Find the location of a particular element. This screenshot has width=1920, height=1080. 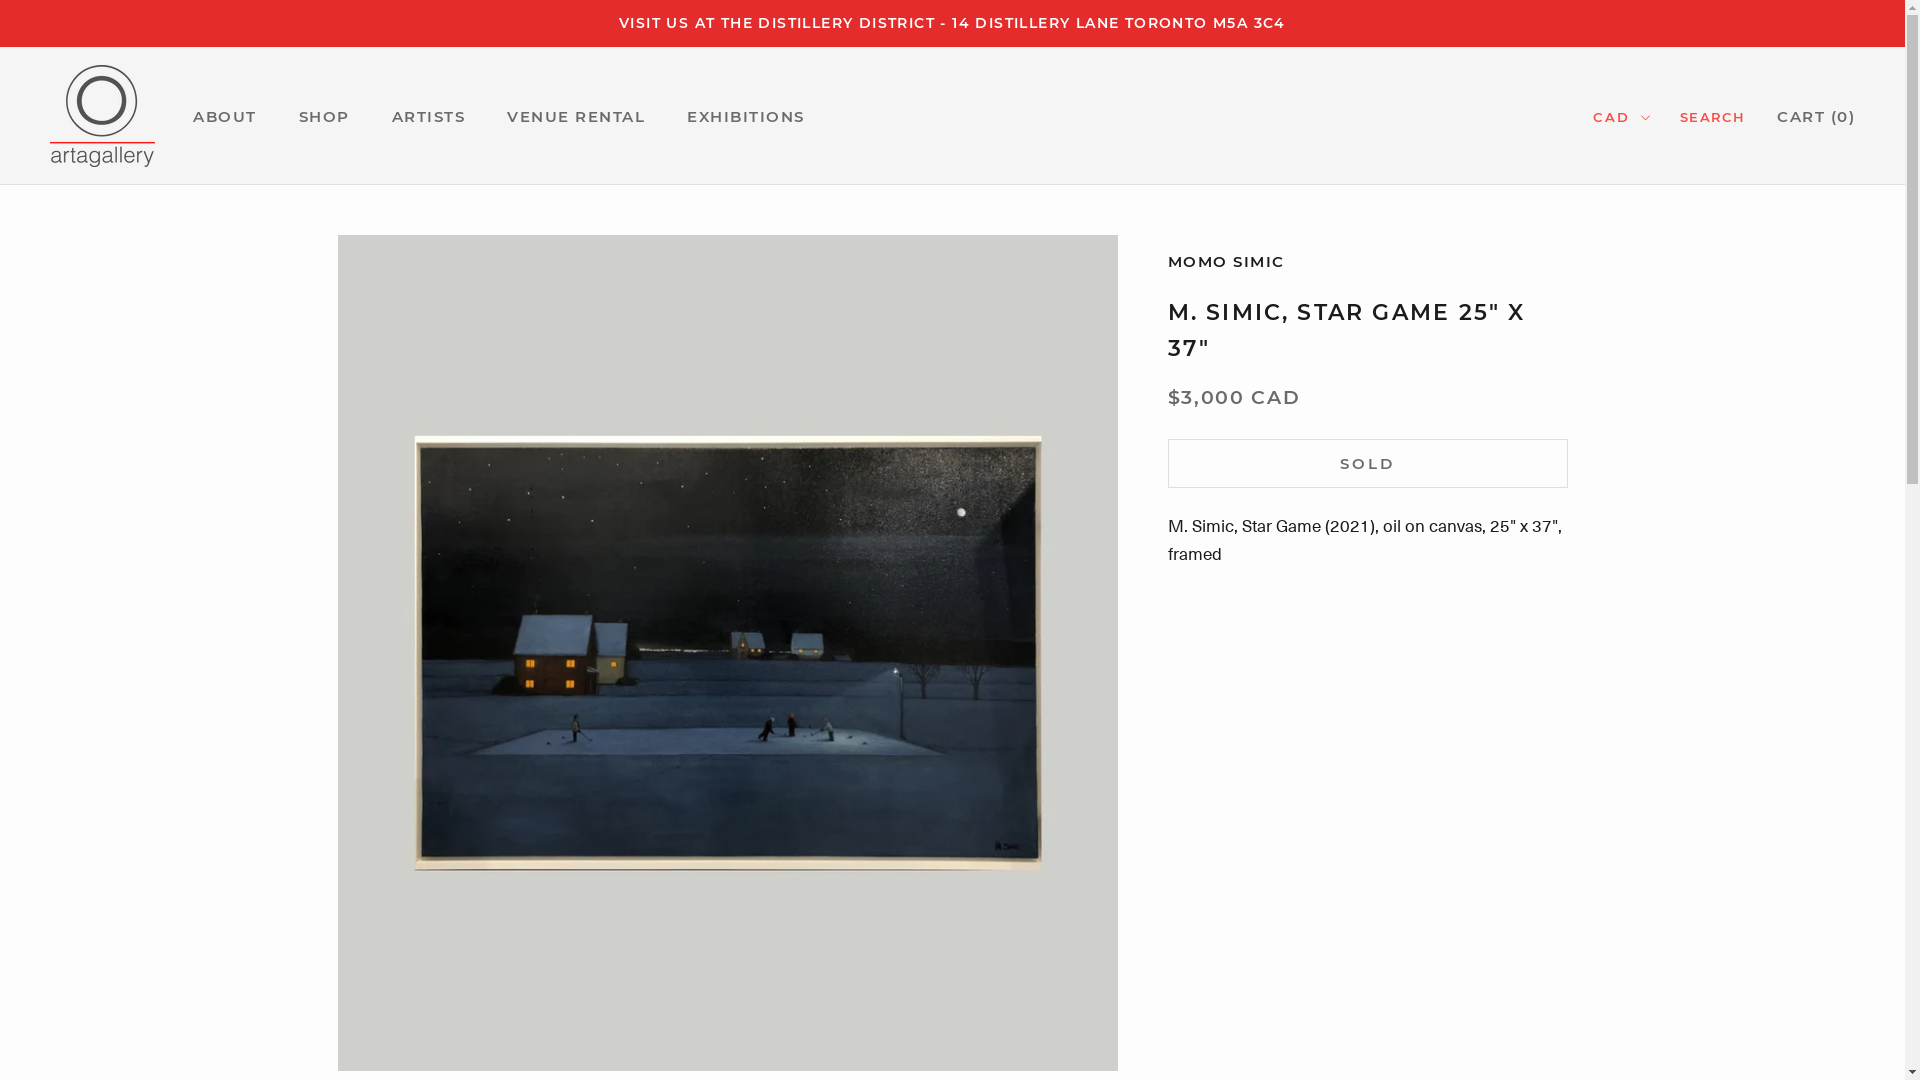

'SHOP is located at coordinates (323, 116).